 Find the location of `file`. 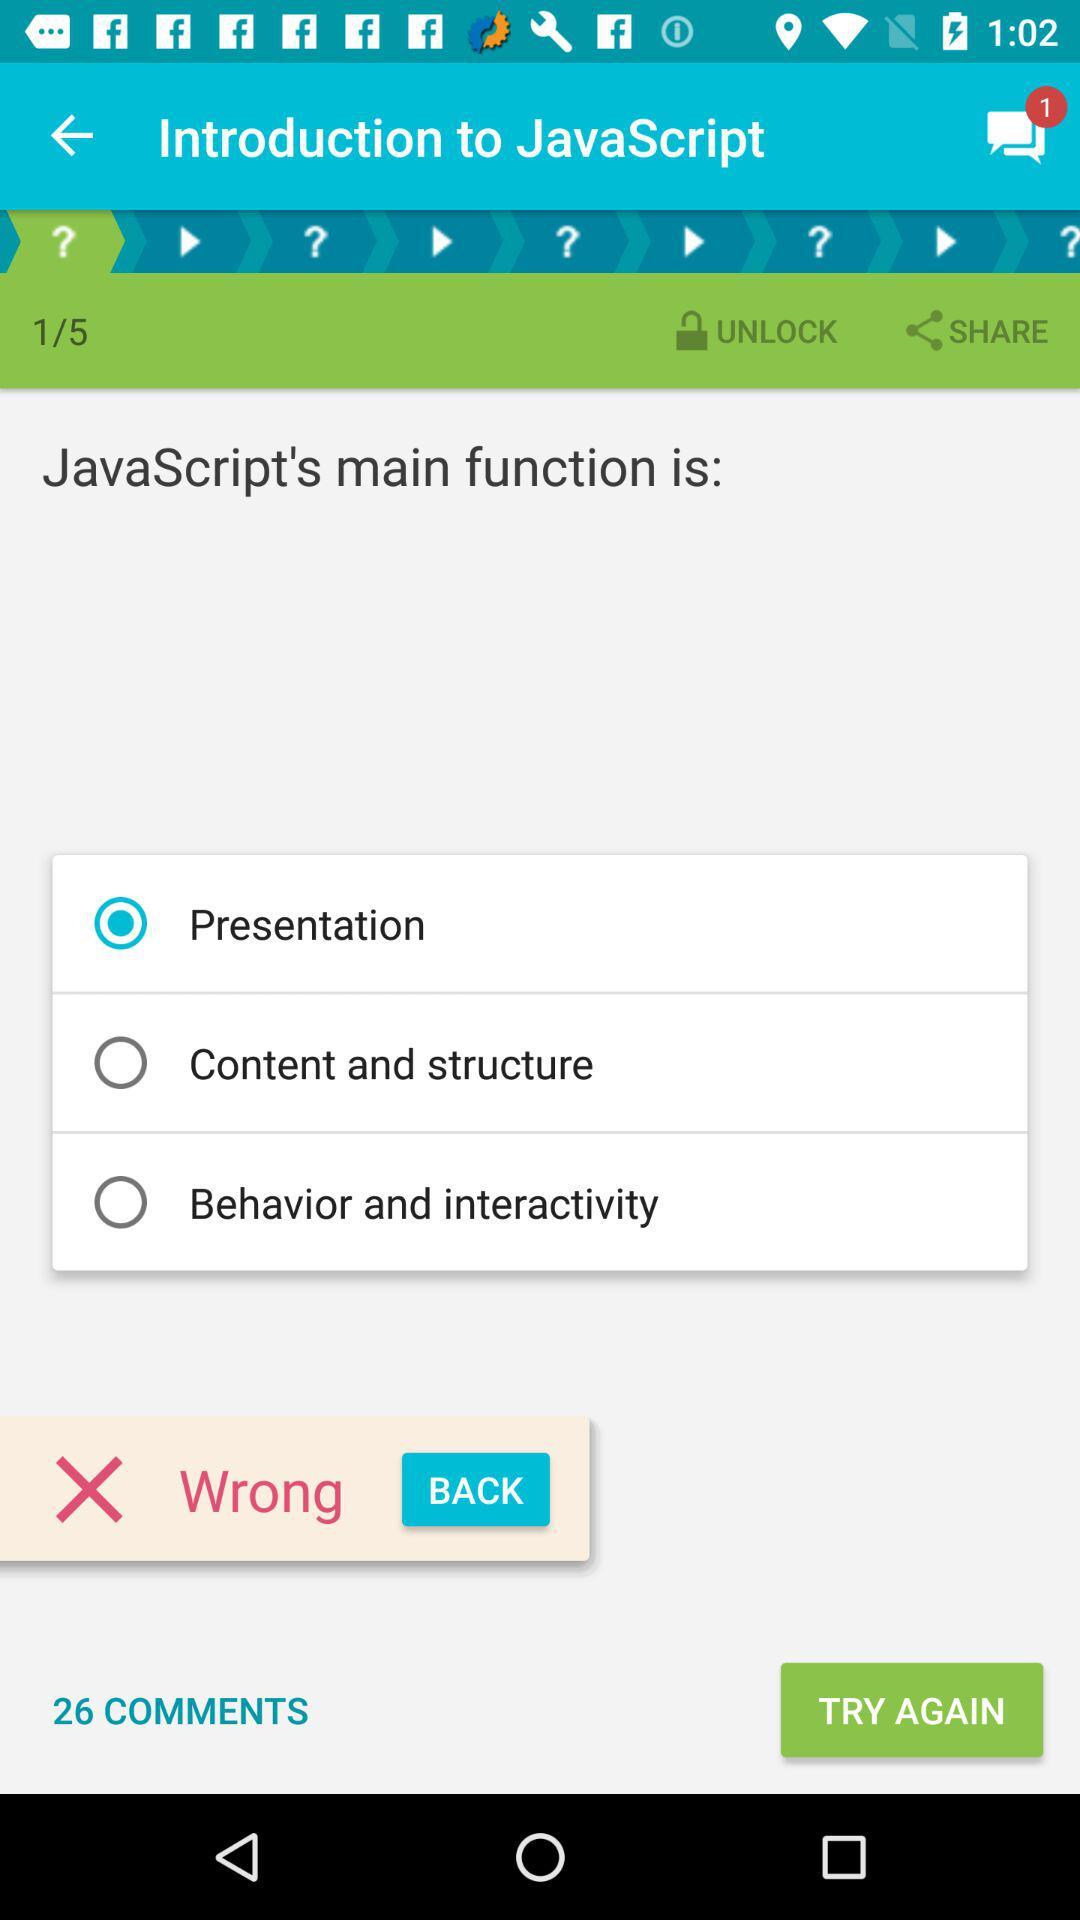

file is located at coordinates (692, 240).